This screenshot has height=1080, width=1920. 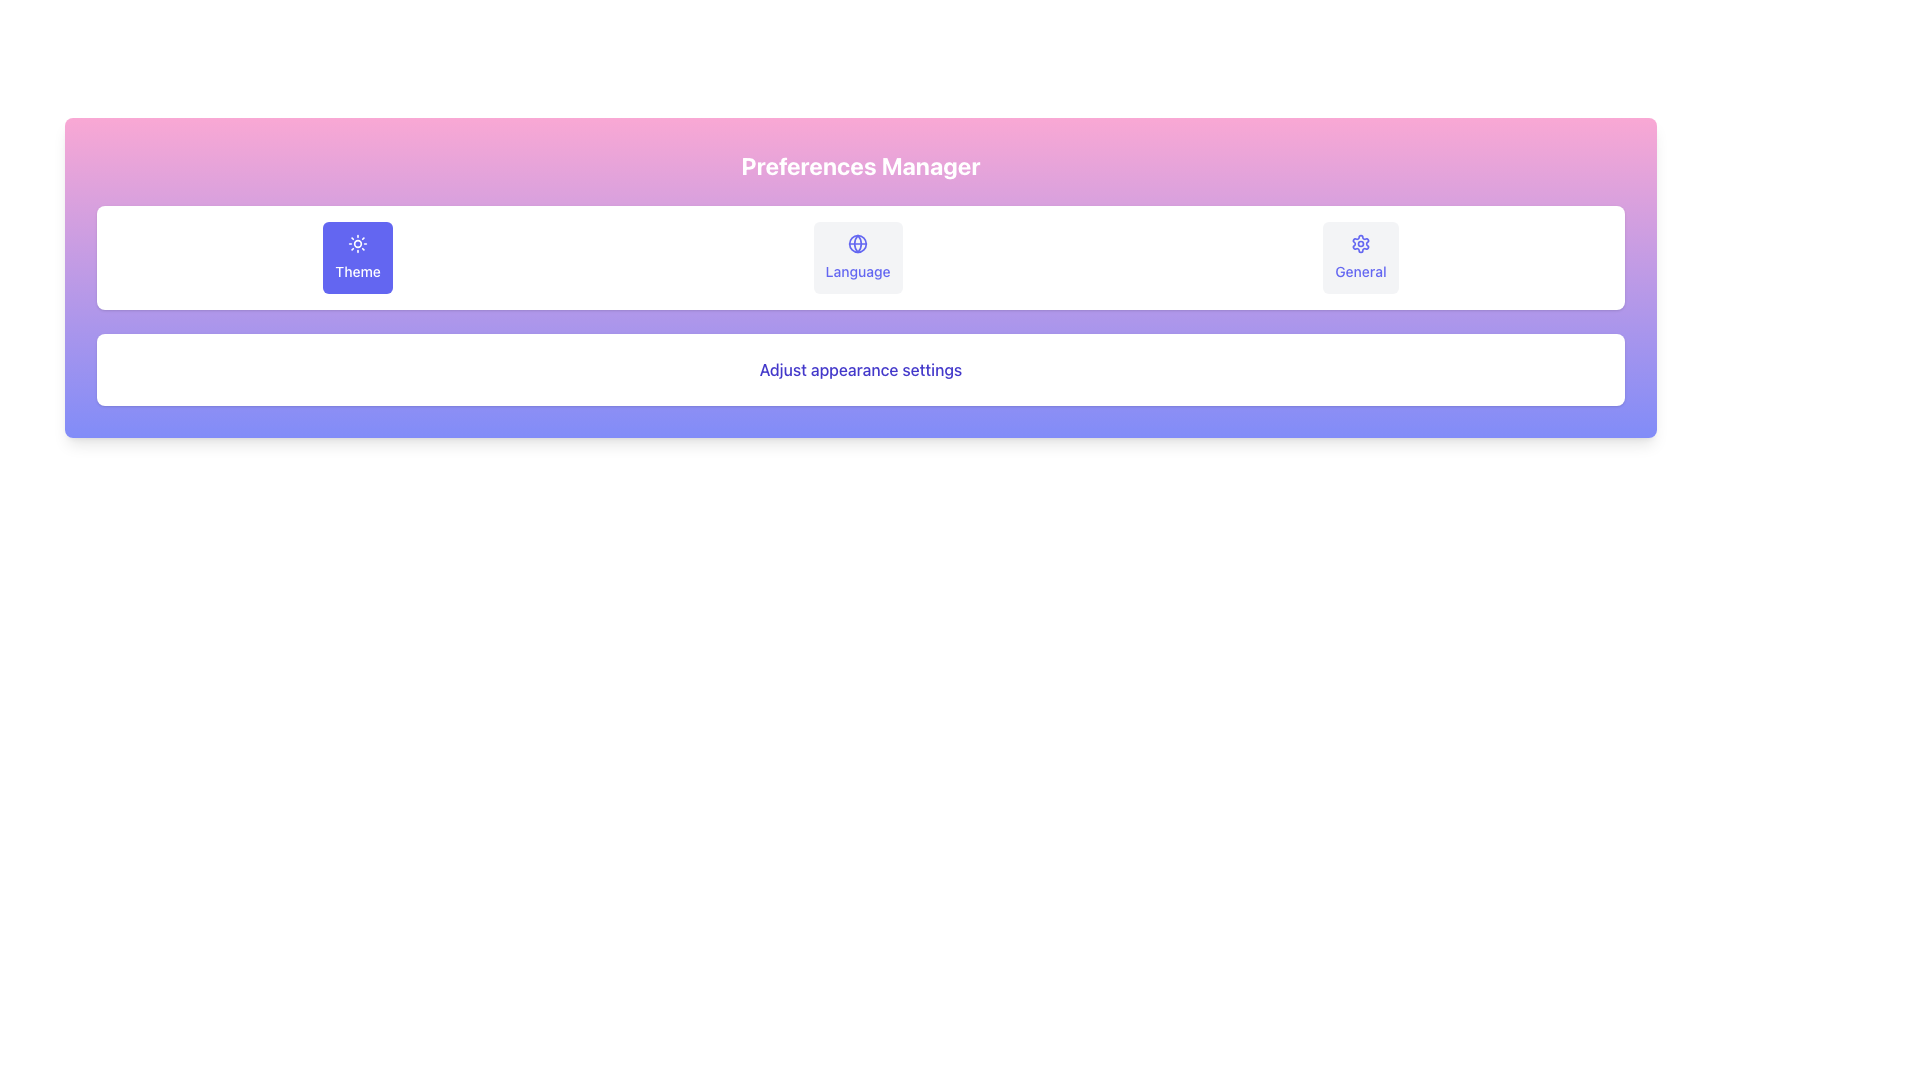 I want to click on the Text Label that indicates appearance settings, positioned at the horizontal center within the lower section of a card-shaped layout, so click(x=860, y=370).